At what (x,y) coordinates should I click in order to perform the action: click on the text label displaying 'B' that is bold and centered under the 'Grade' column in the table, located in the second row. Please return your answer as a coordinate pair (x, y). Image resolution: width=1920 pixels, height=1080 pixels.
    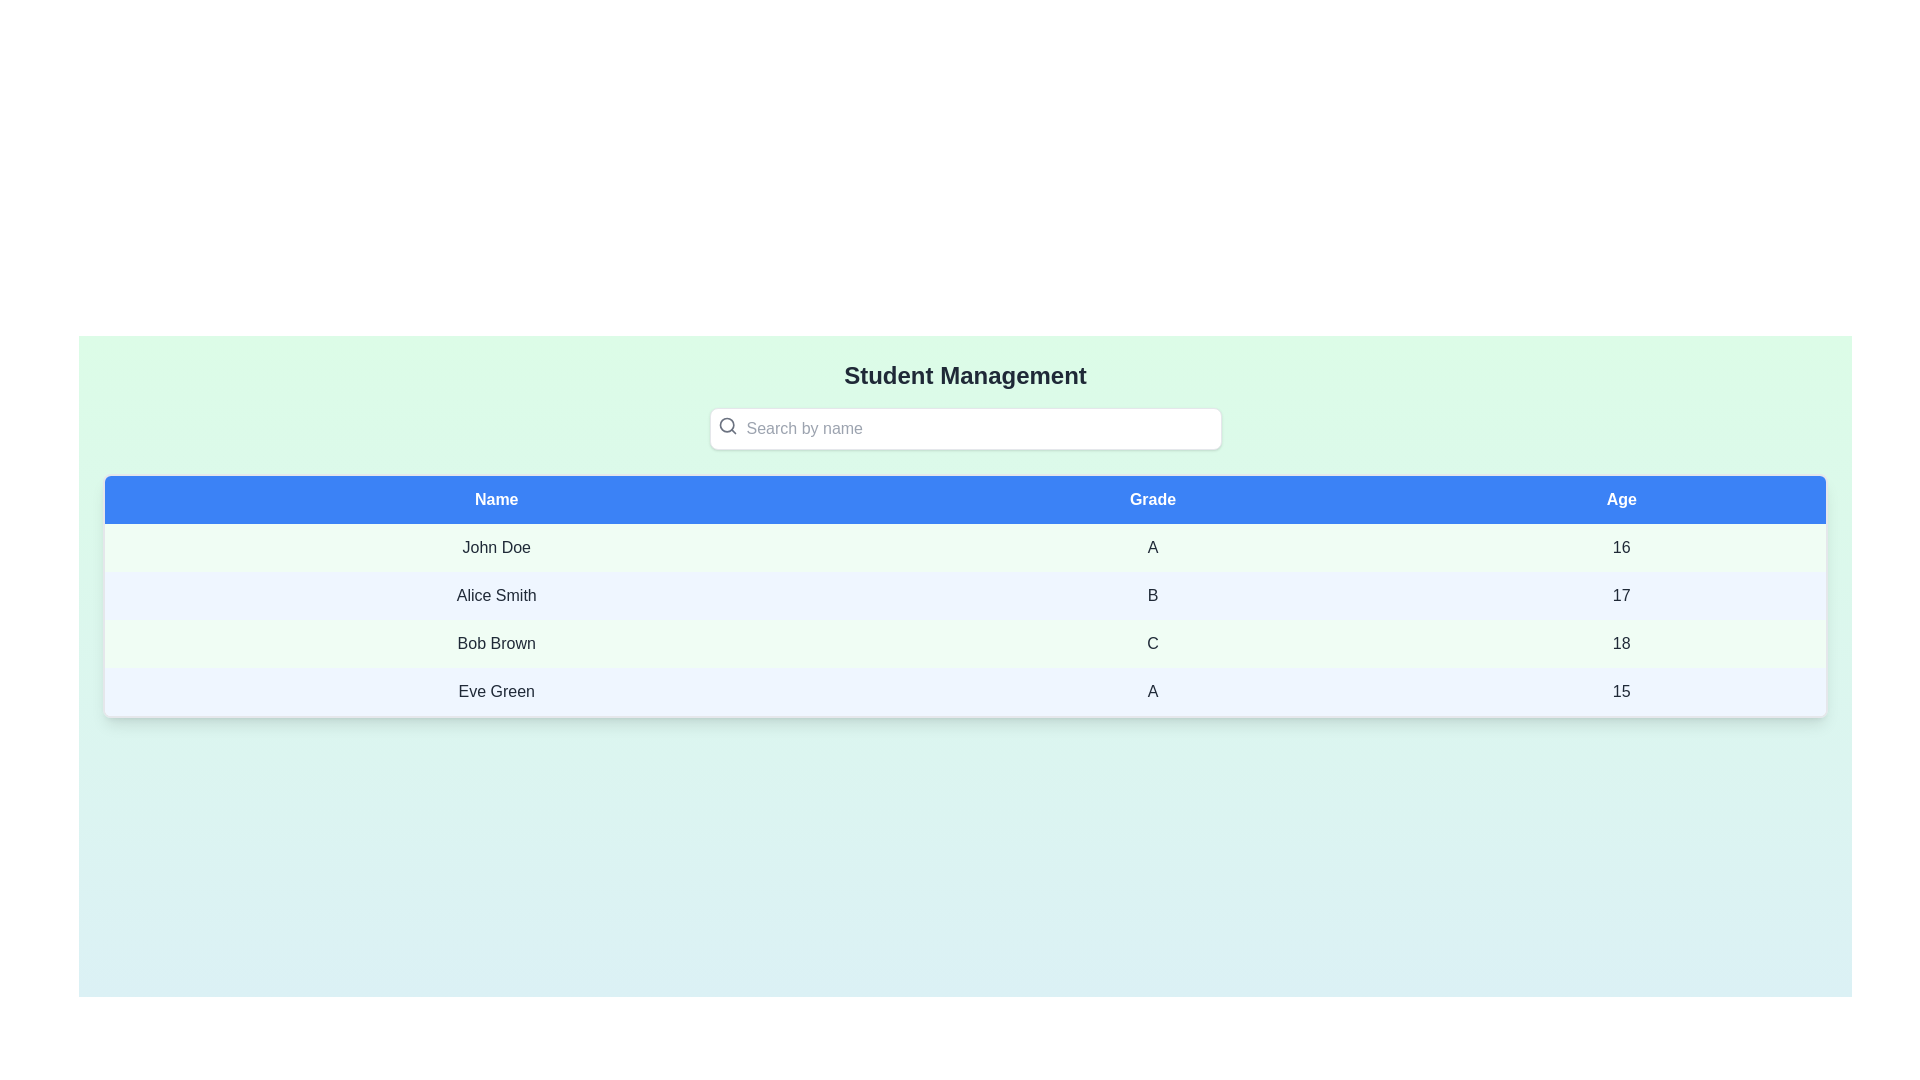
    Looking at the image, I should click on (1152, 595).